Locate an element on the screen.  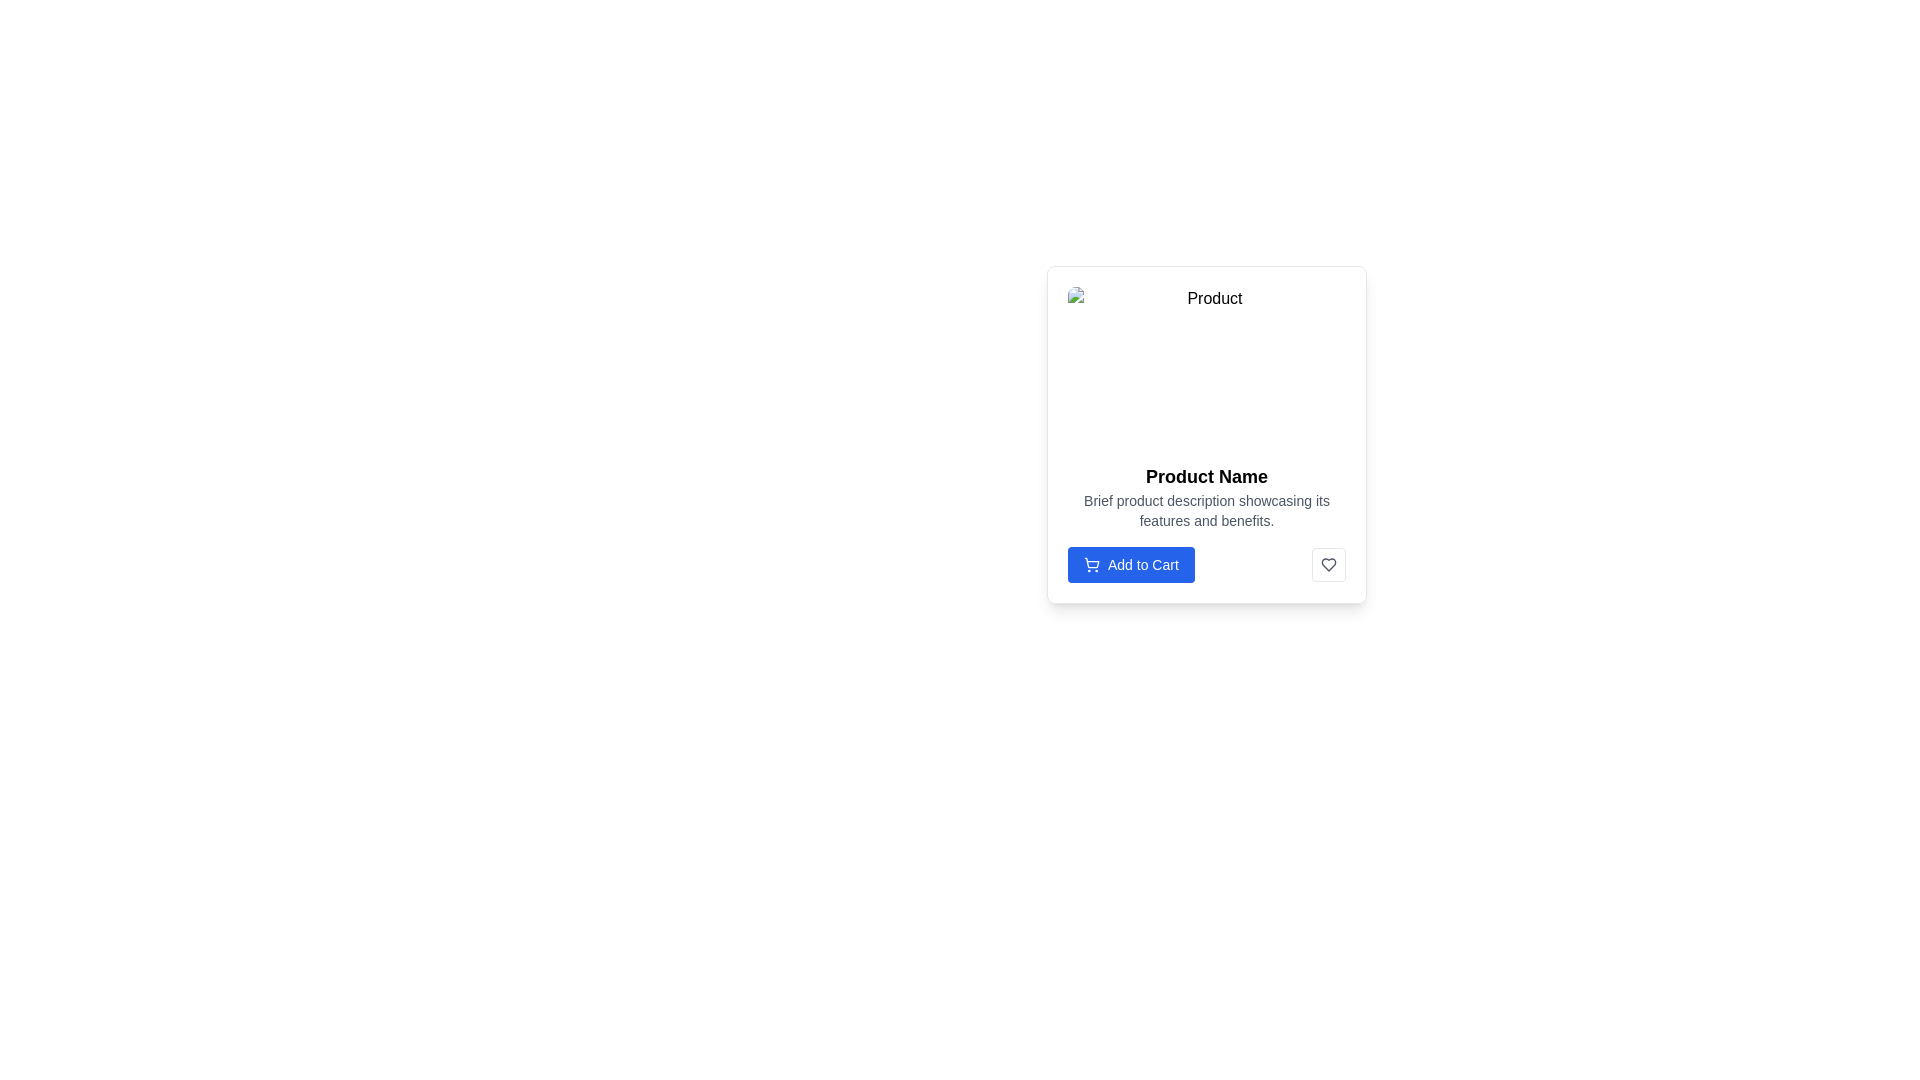
the shopping cart icon inside the blue 'Add to Cart' button located at the bottom of the card is located at coordinates (1090, 564).